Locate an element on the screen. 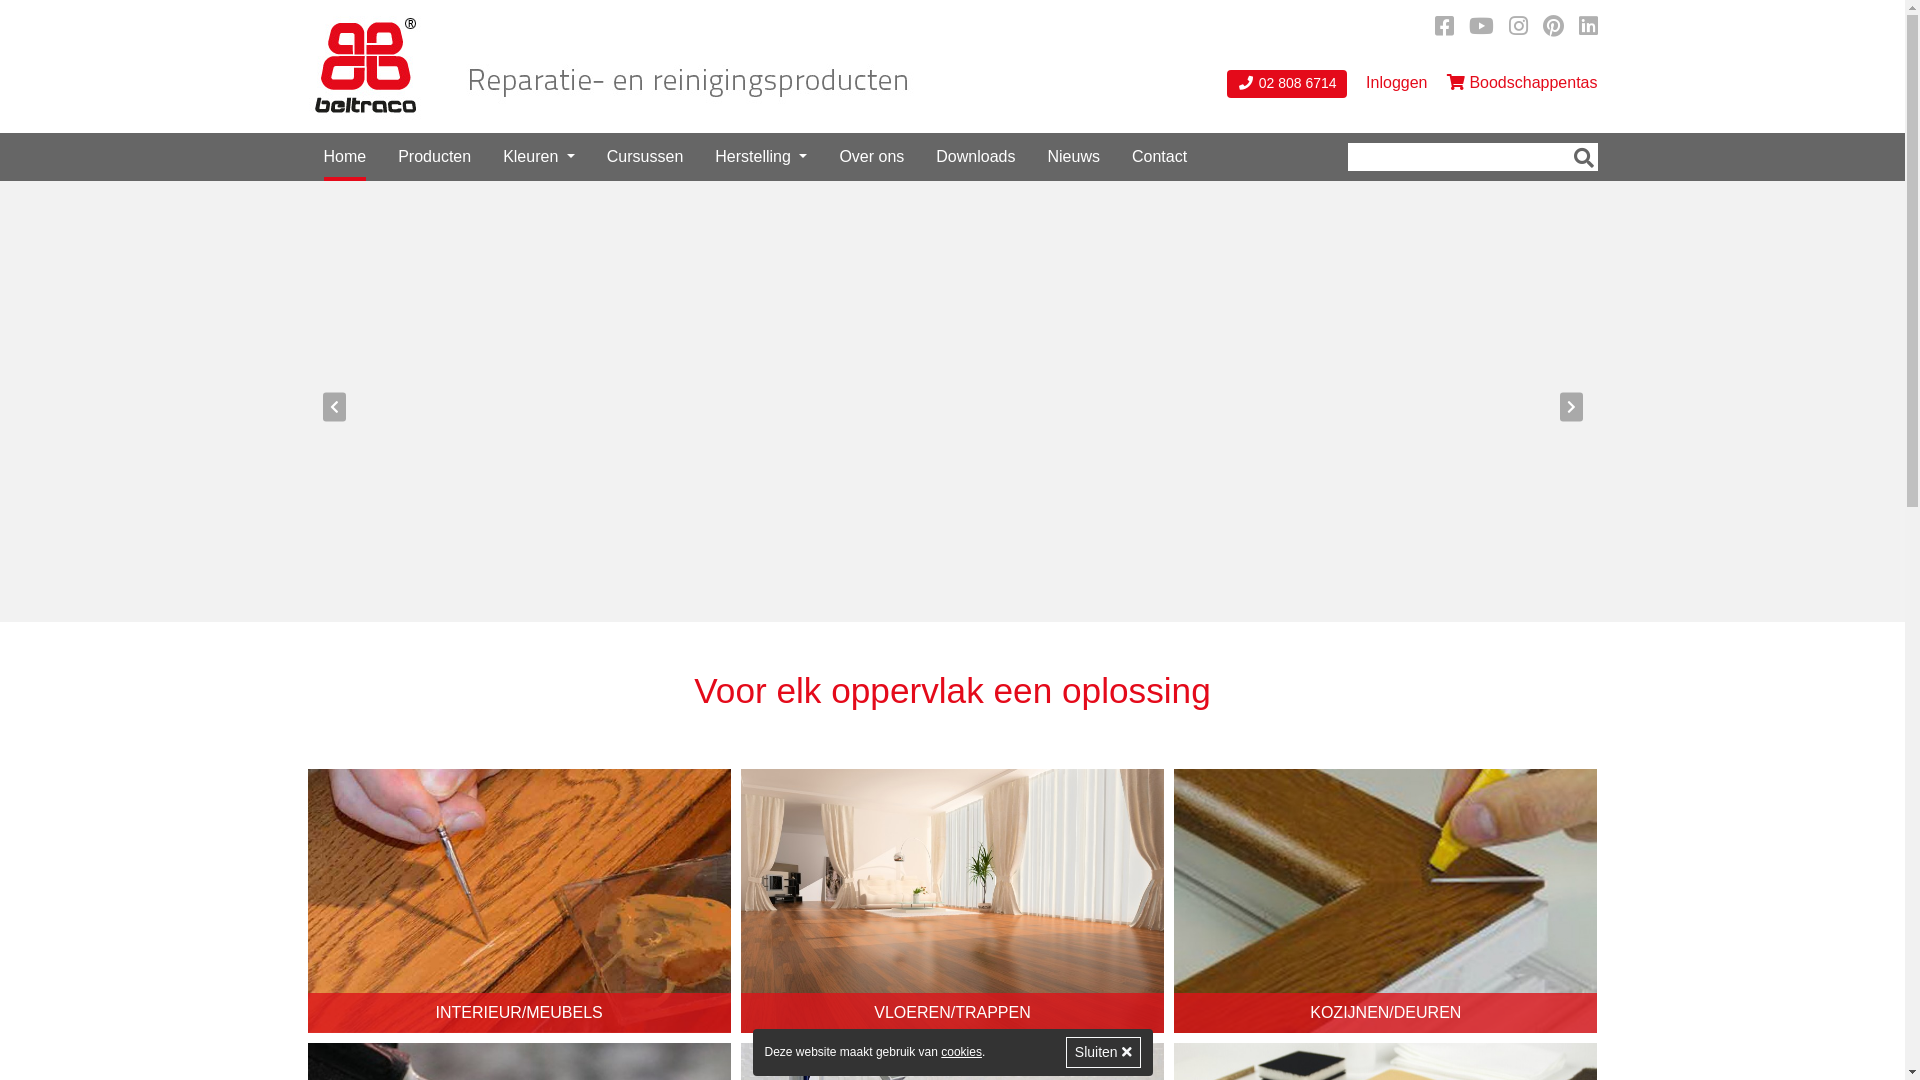 The width and height of the screenshot is (1920, 1080). 'Downloads' is located at coordinates (975, 156).